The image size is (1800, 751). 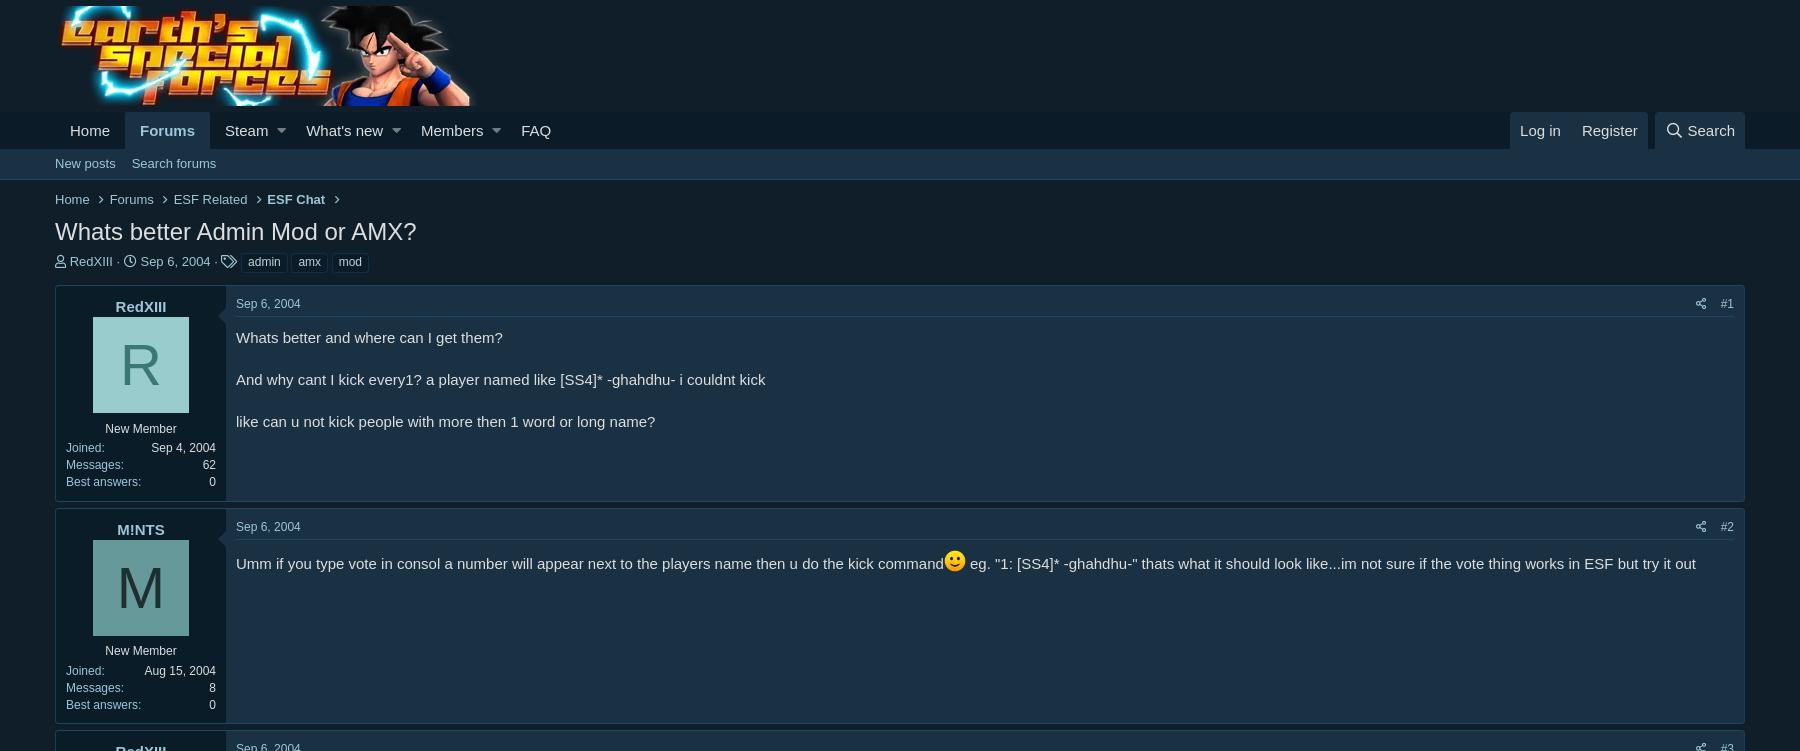 I want to click on 'Whats better and where can I get them?', so click(x=369, y=336).